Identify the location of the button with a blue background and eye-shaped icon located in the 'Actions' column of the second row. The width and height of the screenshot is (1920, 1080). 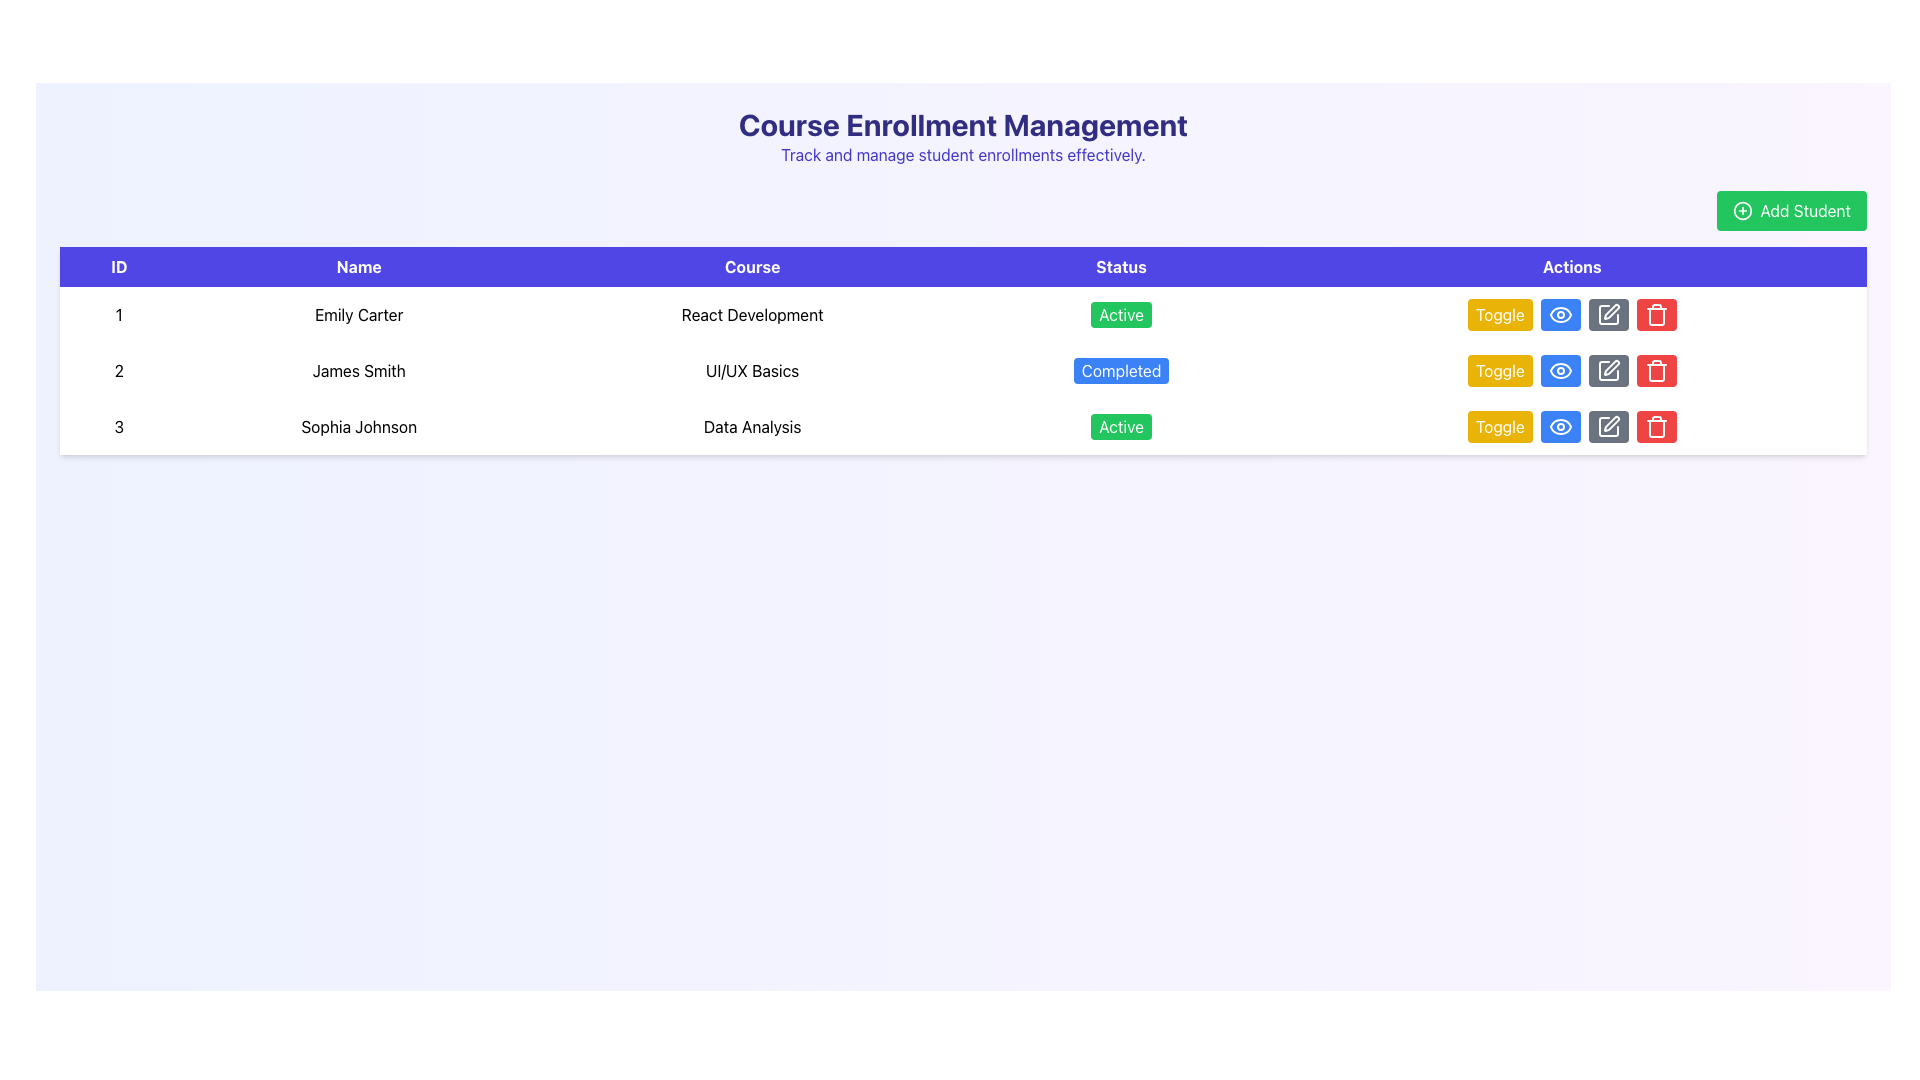
(1559, 370).